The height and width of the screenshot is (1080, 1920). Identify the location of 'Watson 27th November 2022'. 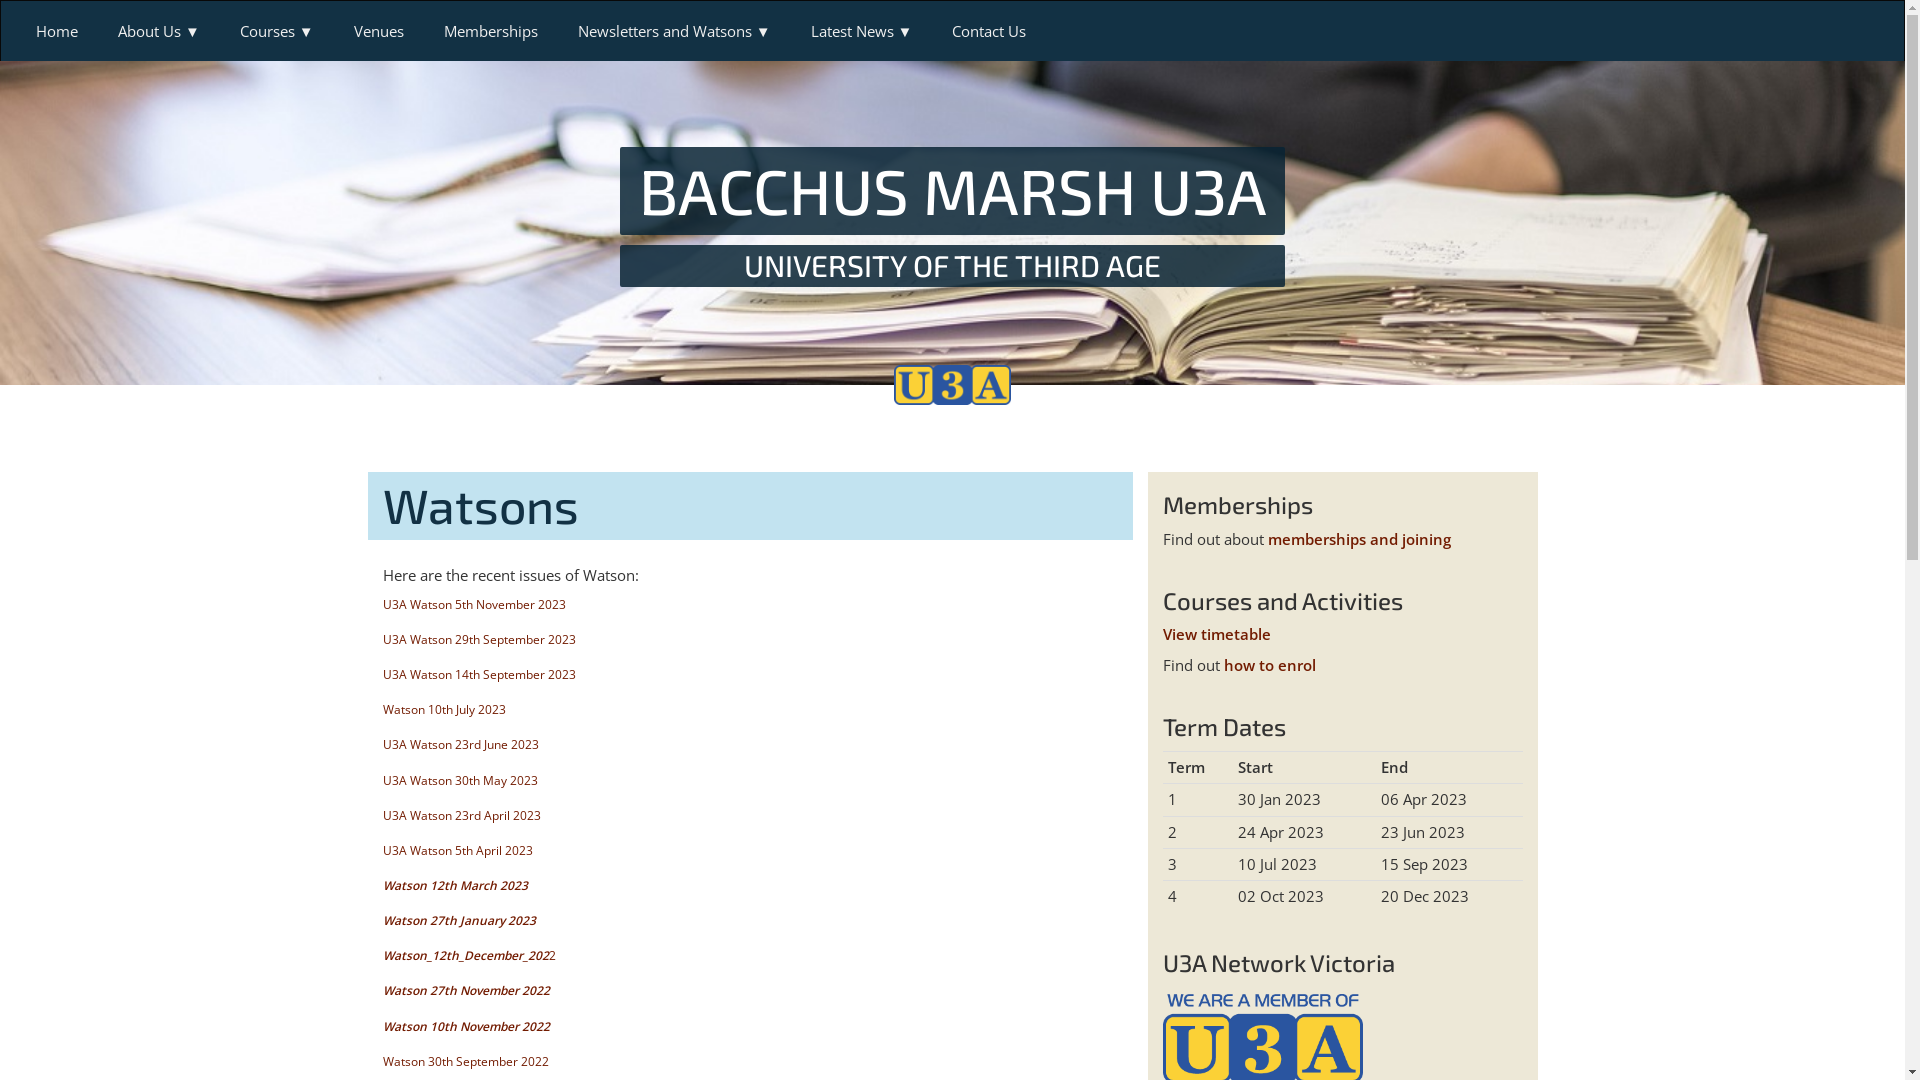
(382, 990).